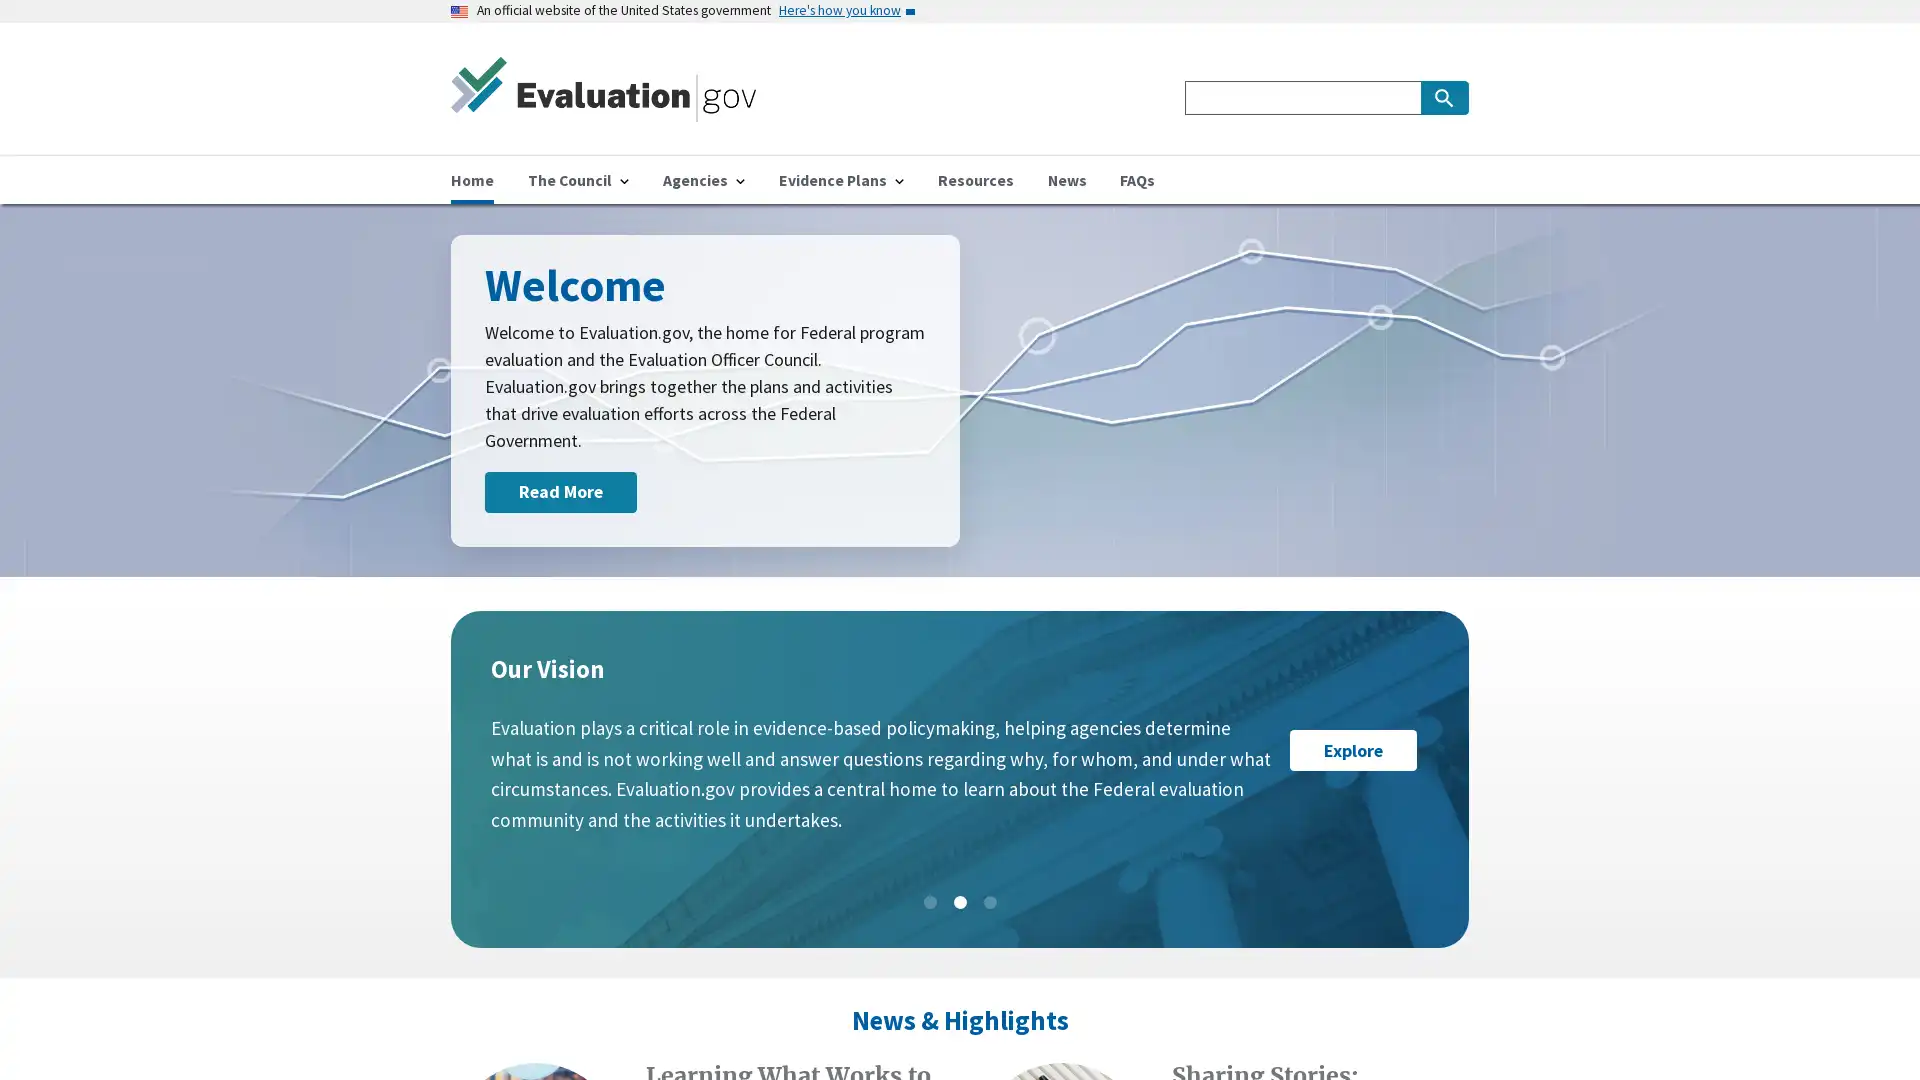 Image resolution: width=1920 pixels, height=1080 pixels. Describe the element at coordinates (960, 902) in the screenshot. I see `Slide: 2` at that location.